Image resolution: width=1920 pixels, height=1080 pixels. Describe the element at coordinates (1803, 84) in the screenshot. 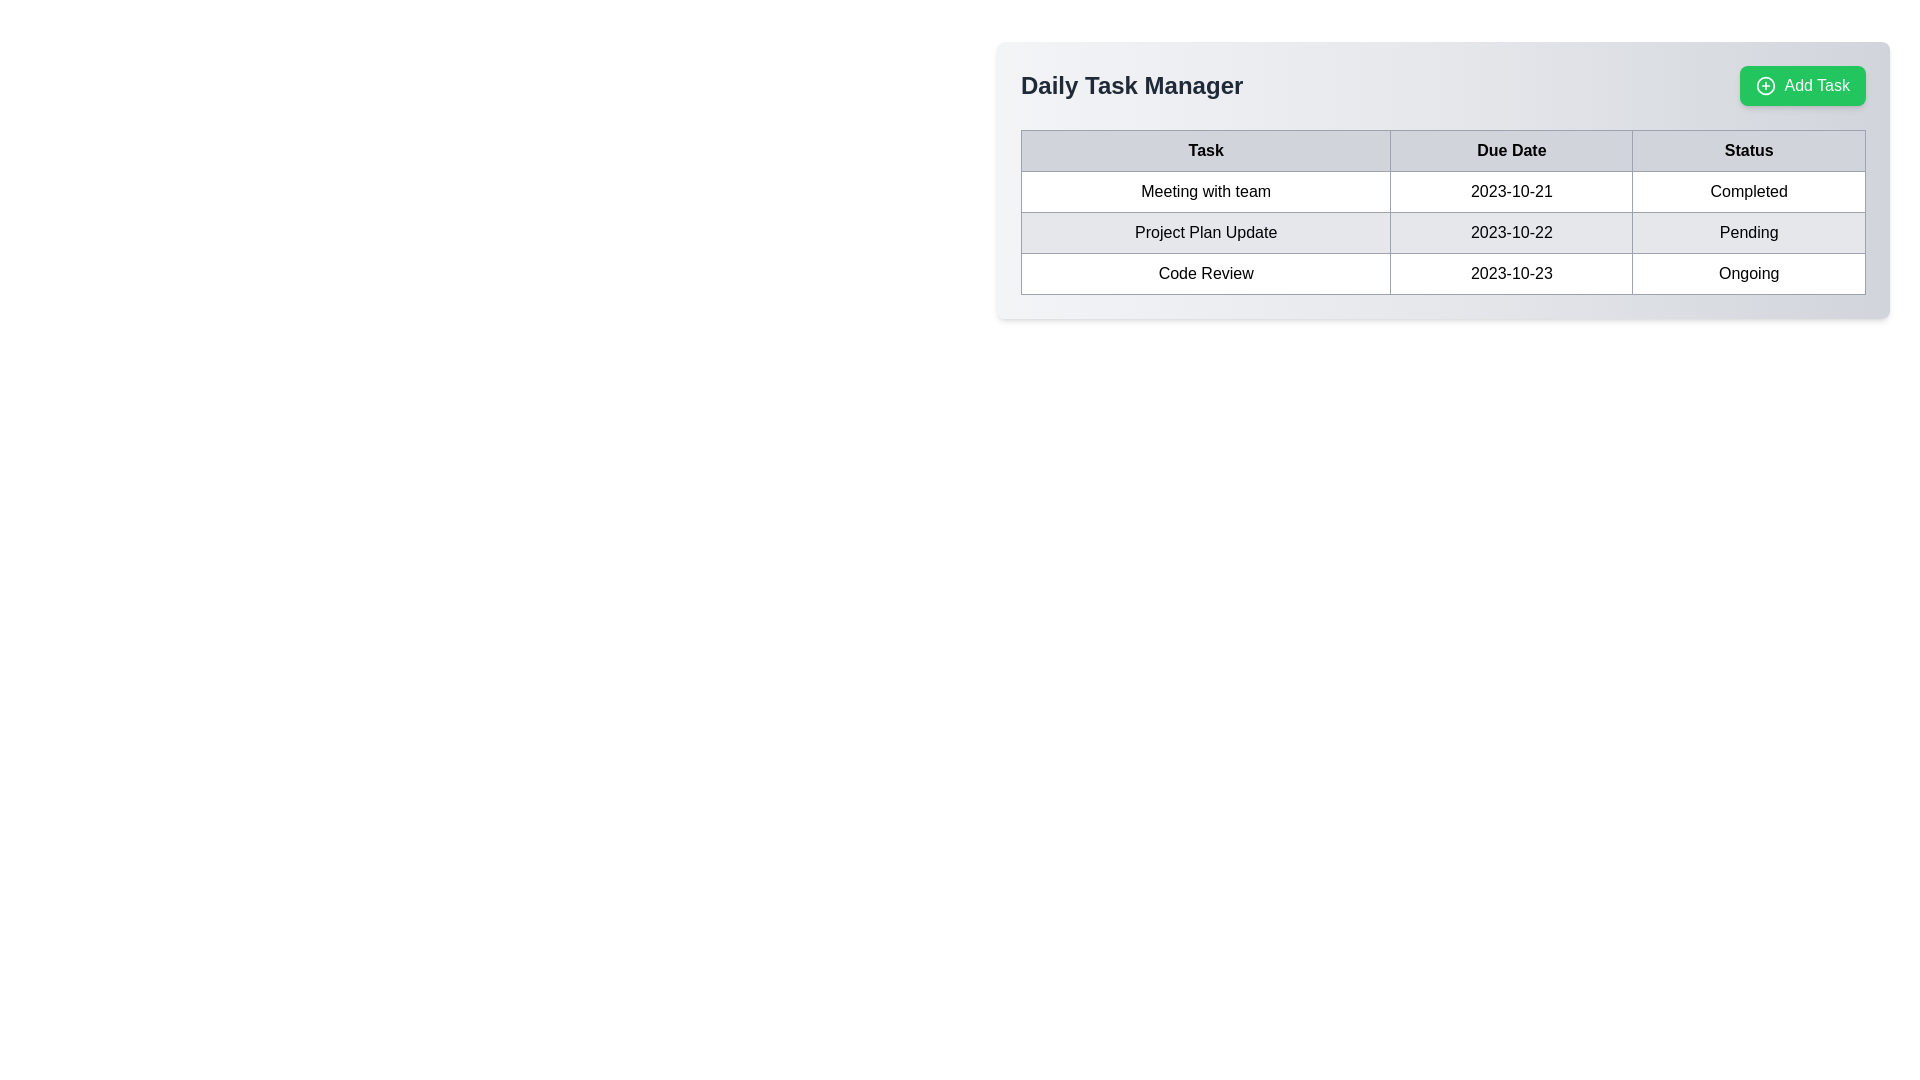

I see `the 'Add Task' button` at that location.